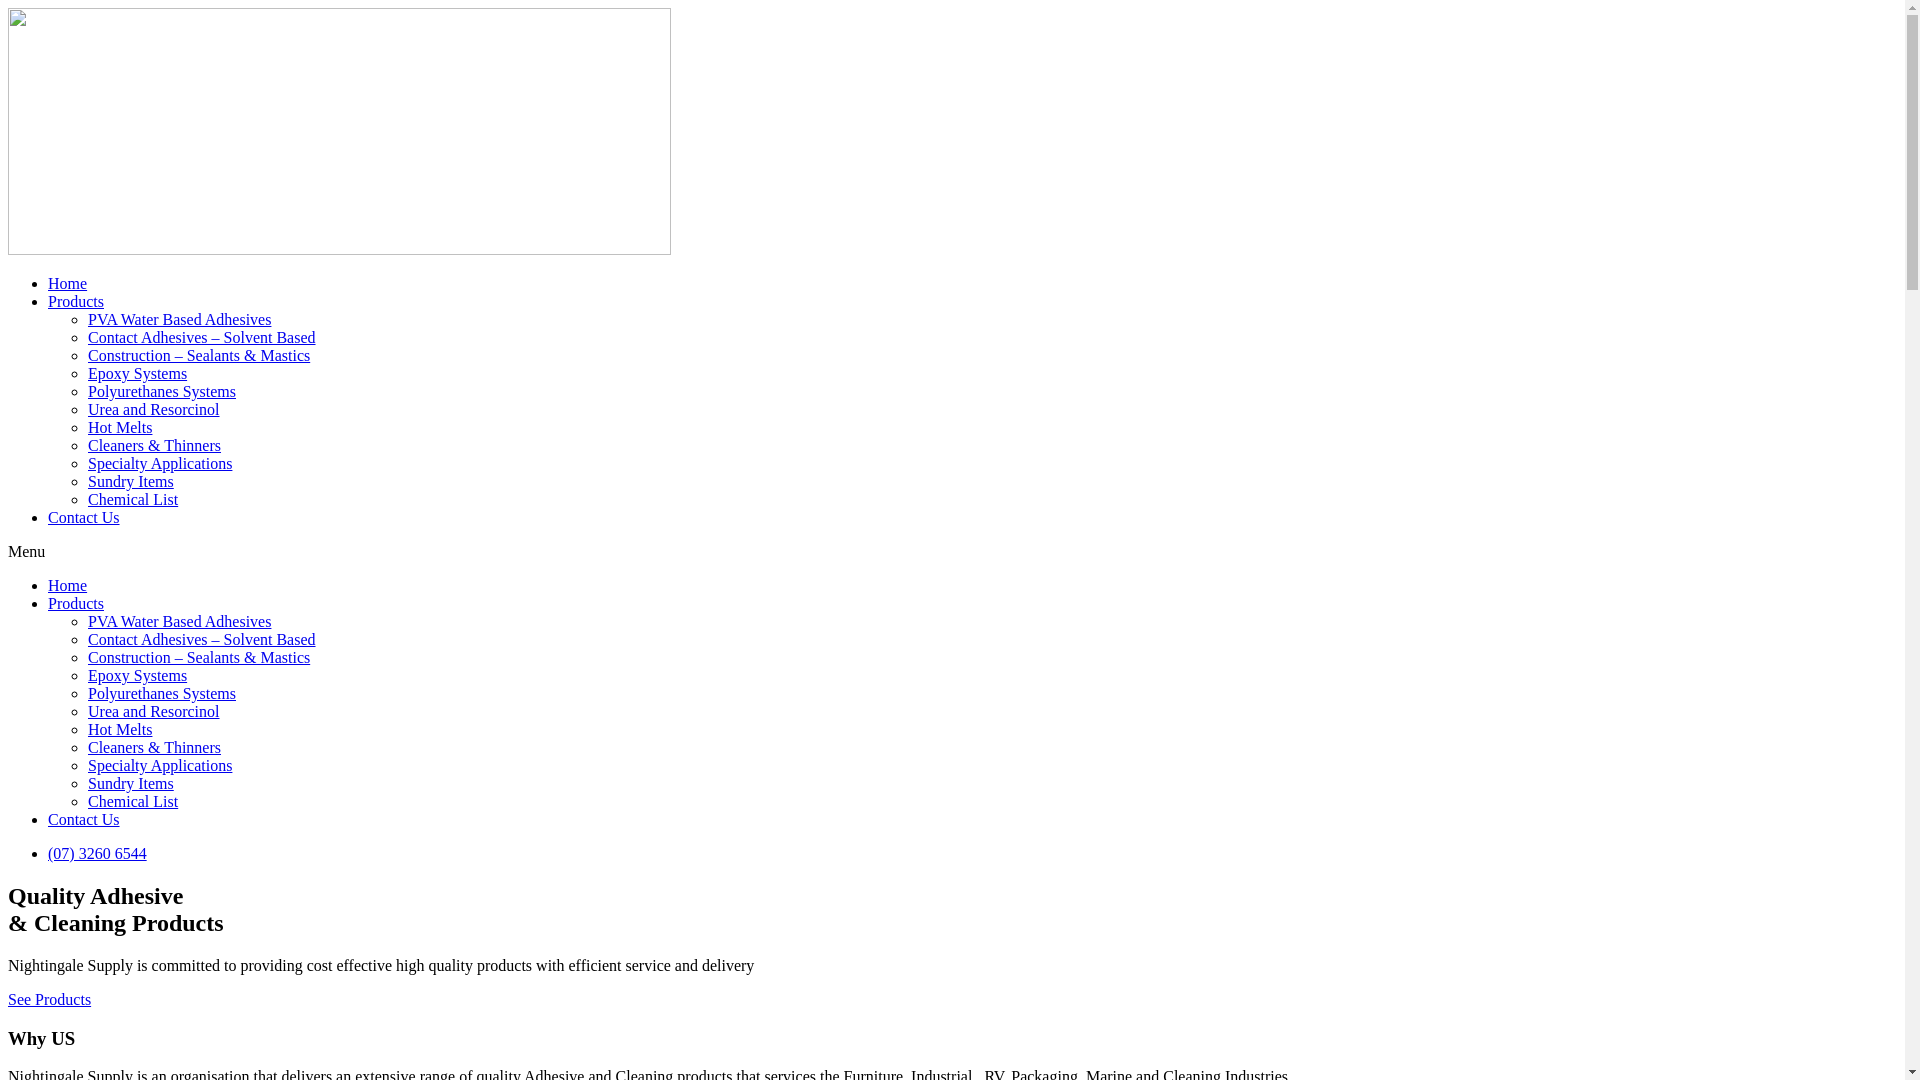 The width and height of the screenshot is (1920, 1080). Describe the element at coordinates (48, 301) in the screenshot. I see `'Products'` at that location.